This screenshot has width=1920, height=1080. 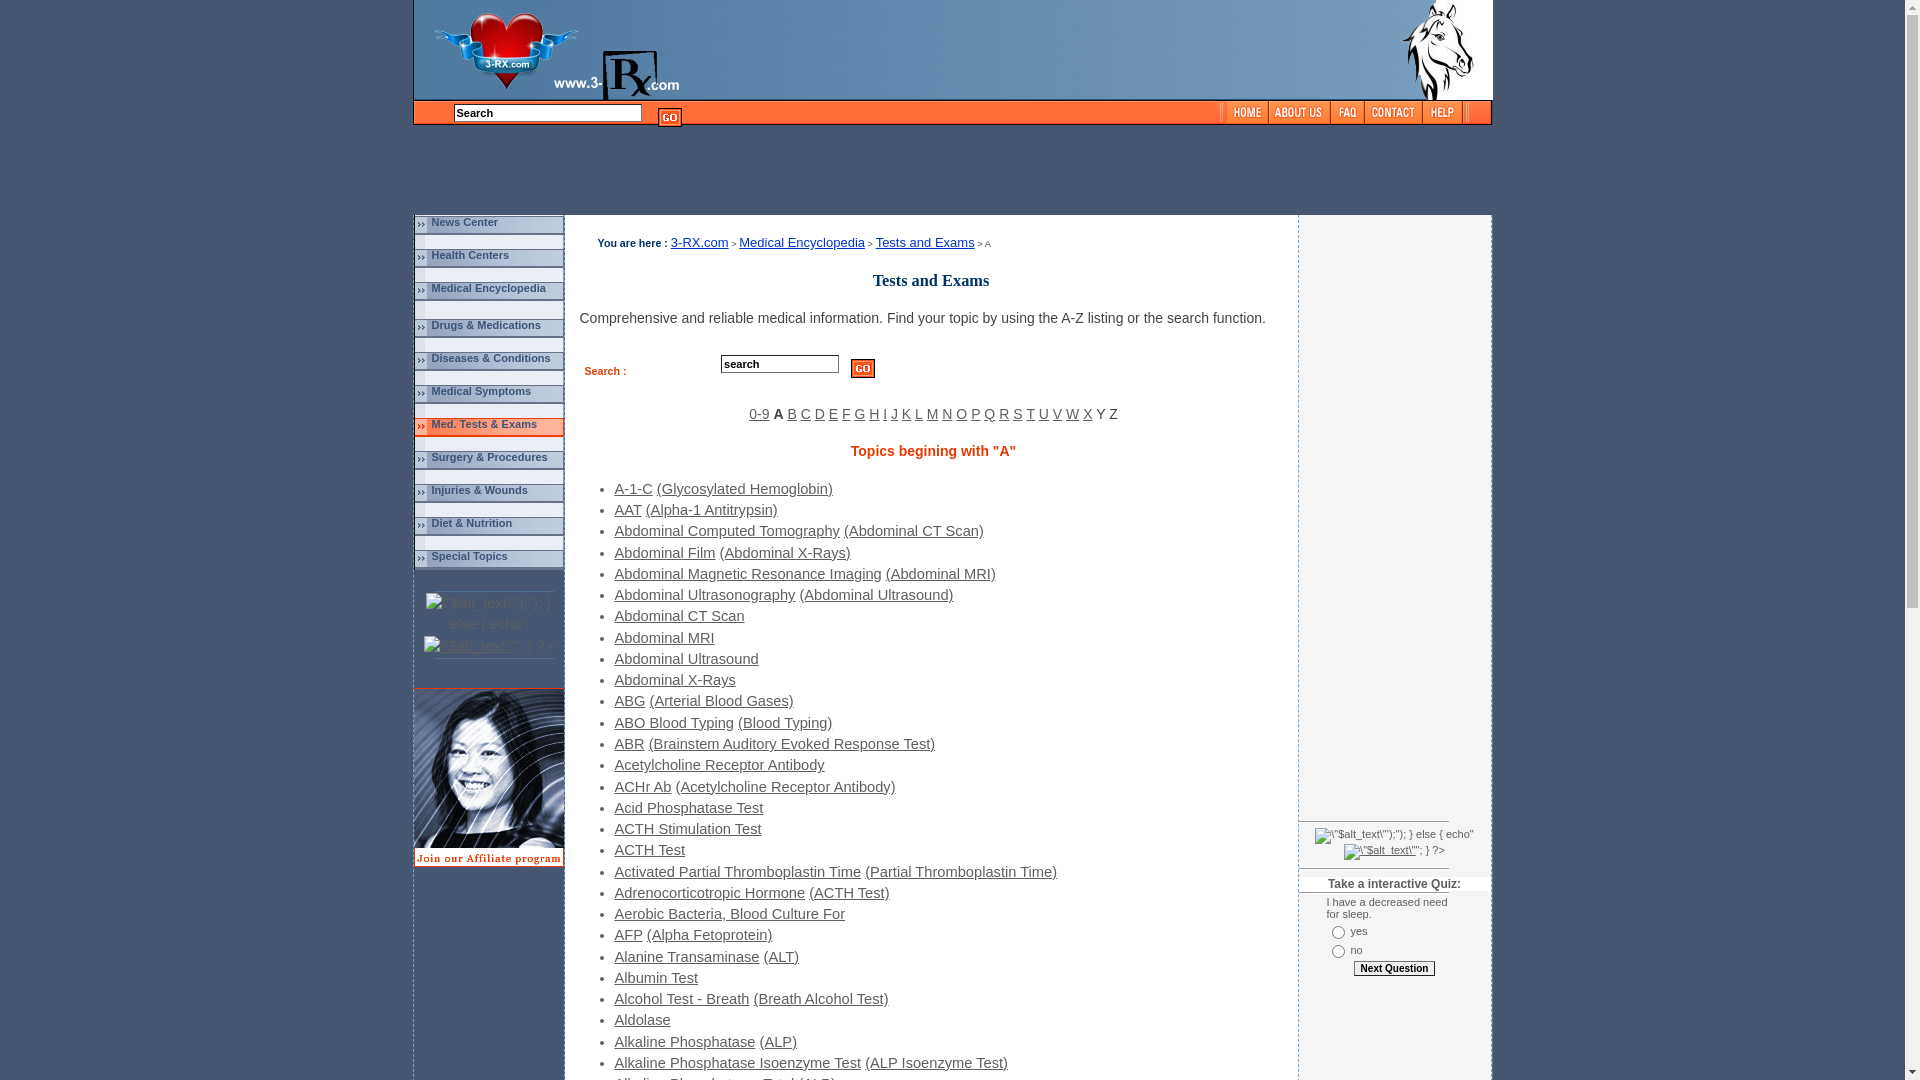 I want to click on 'Next Question', so click(x=1394, y=967).